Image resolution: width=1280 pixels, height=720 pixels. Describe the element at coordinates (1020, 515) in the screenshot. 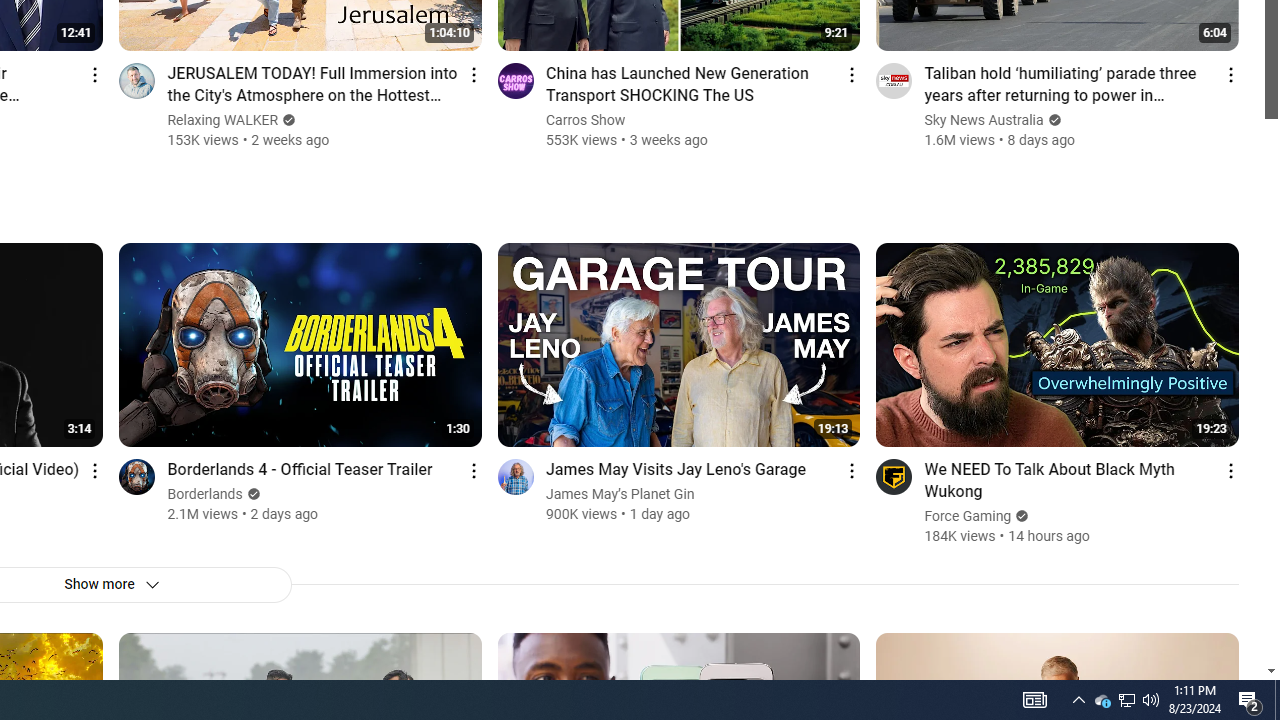

I see `'Verified'` at that location.